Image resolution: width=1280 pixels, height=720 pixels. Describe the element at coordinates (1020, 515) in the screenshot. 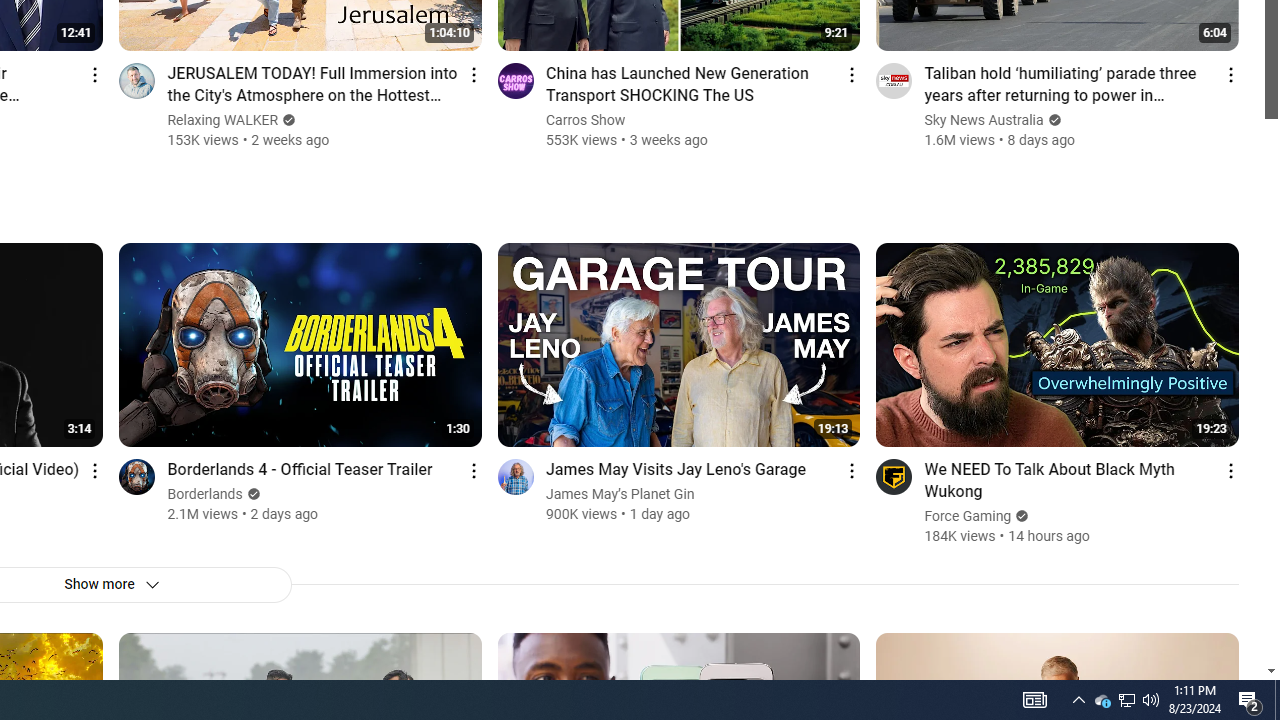

I see `'Verified'` at that location.